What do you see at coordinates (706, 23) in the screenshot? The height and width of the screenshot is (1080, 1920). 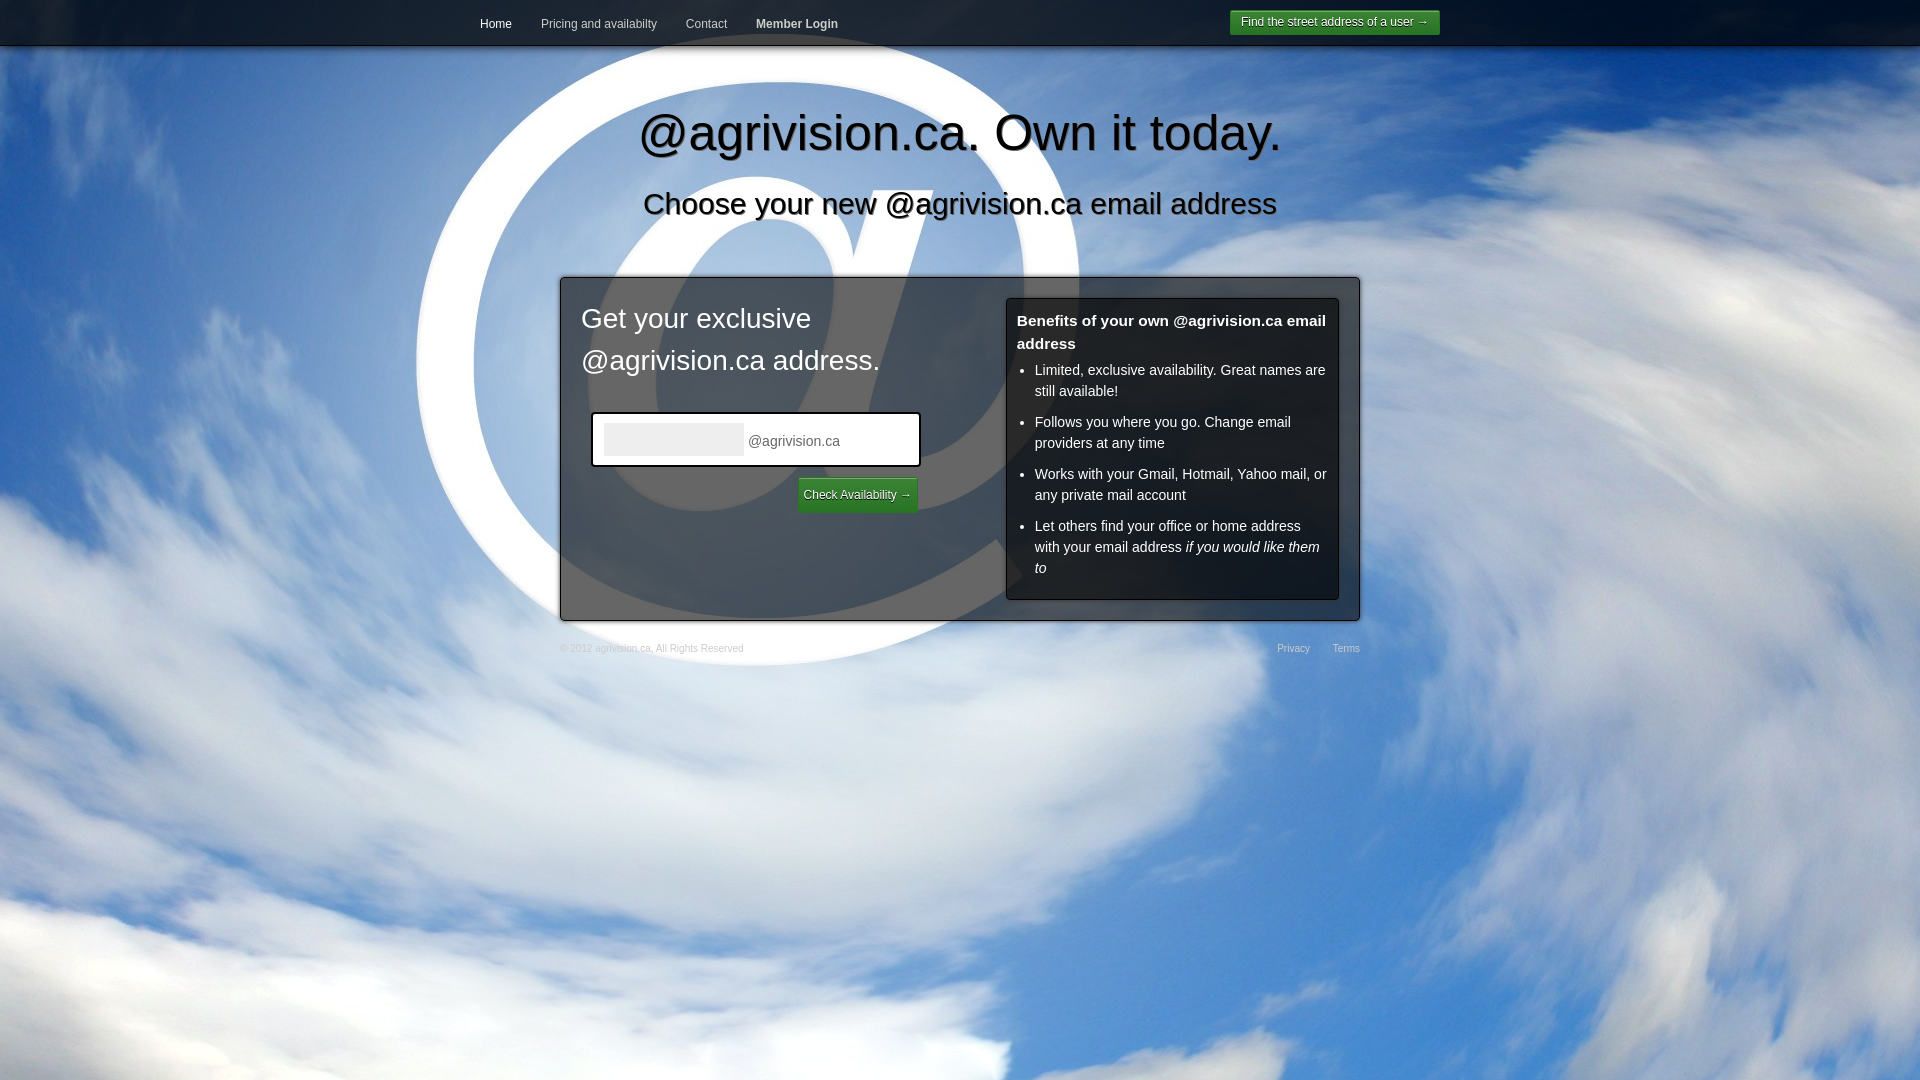 I see `'Contact'` at bounding box center [706, 23].